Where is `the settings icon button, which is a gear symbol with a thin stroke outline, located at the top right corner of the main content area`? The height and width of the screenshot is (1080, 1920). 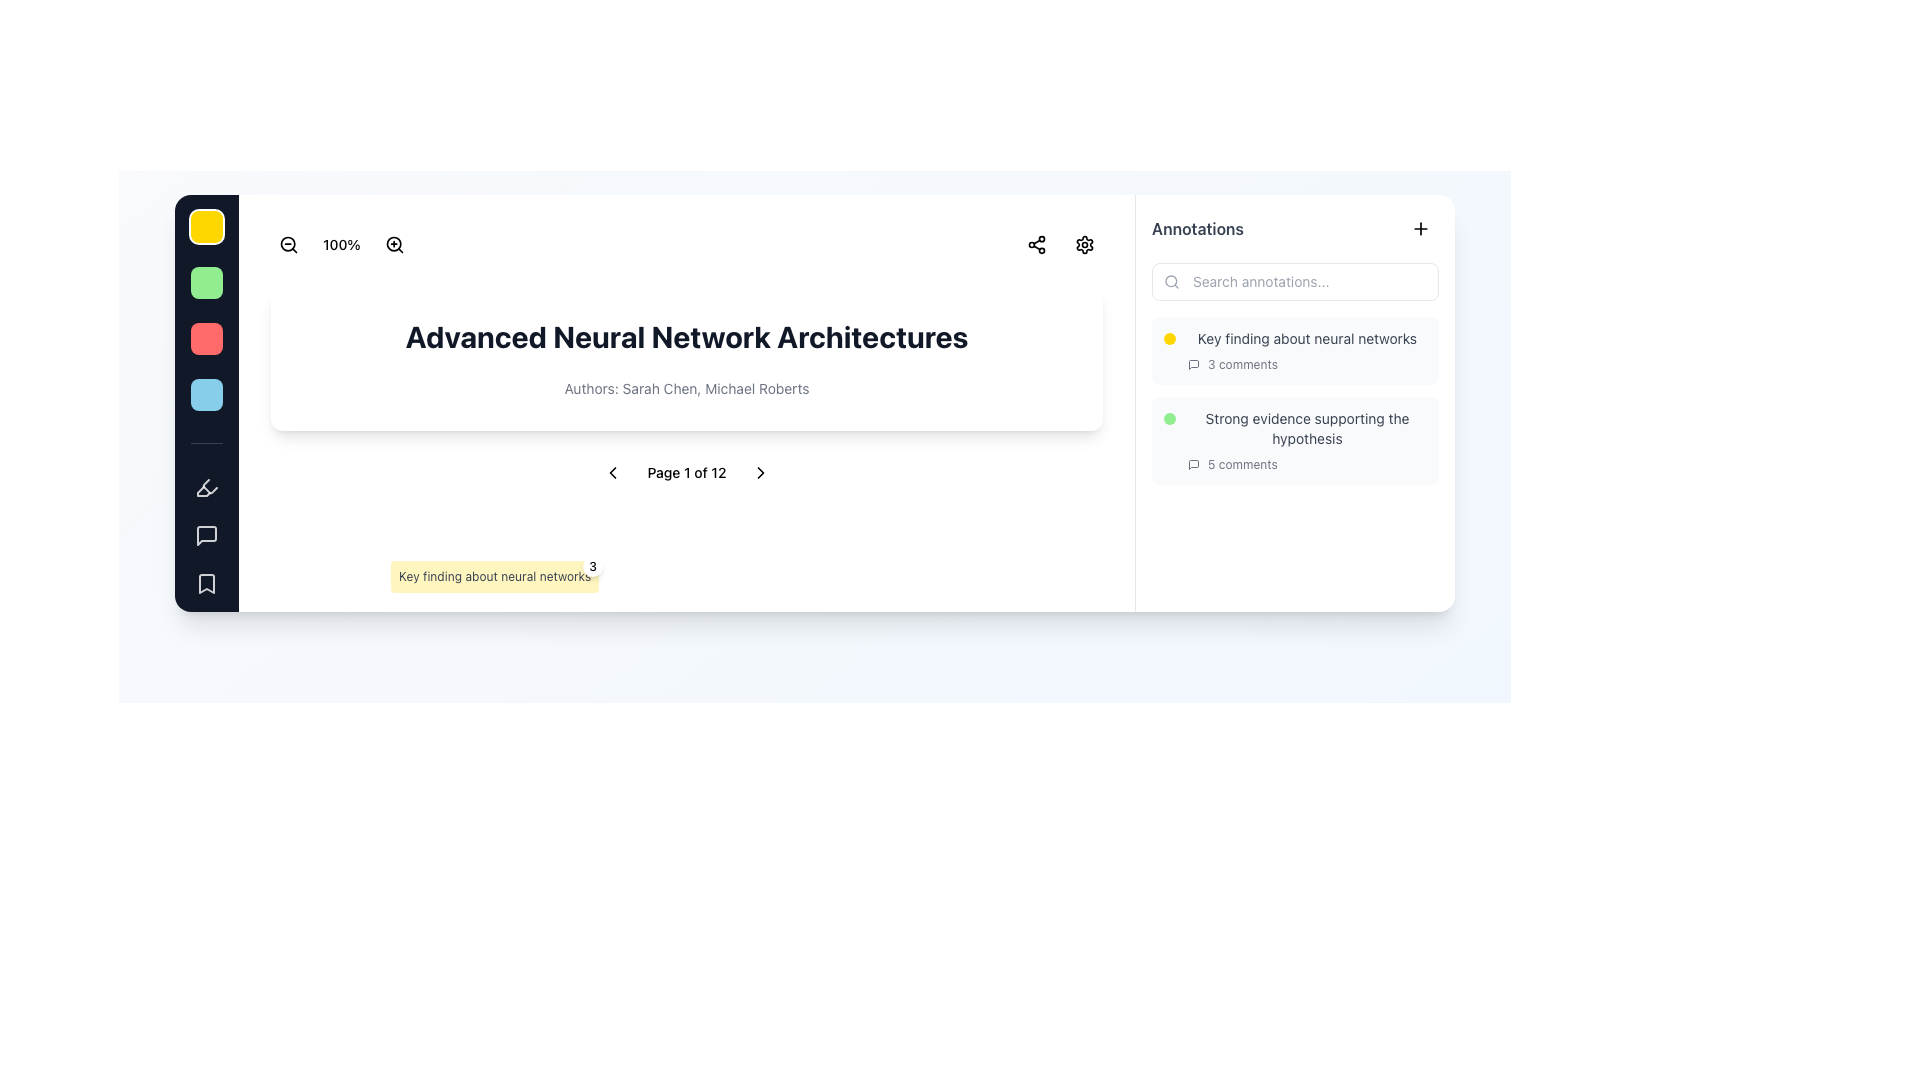
the settings icon button, which is a gear symbol with a thin stroke outline, located at the top right corner of the main content area is located at coordinates (1083, 244).